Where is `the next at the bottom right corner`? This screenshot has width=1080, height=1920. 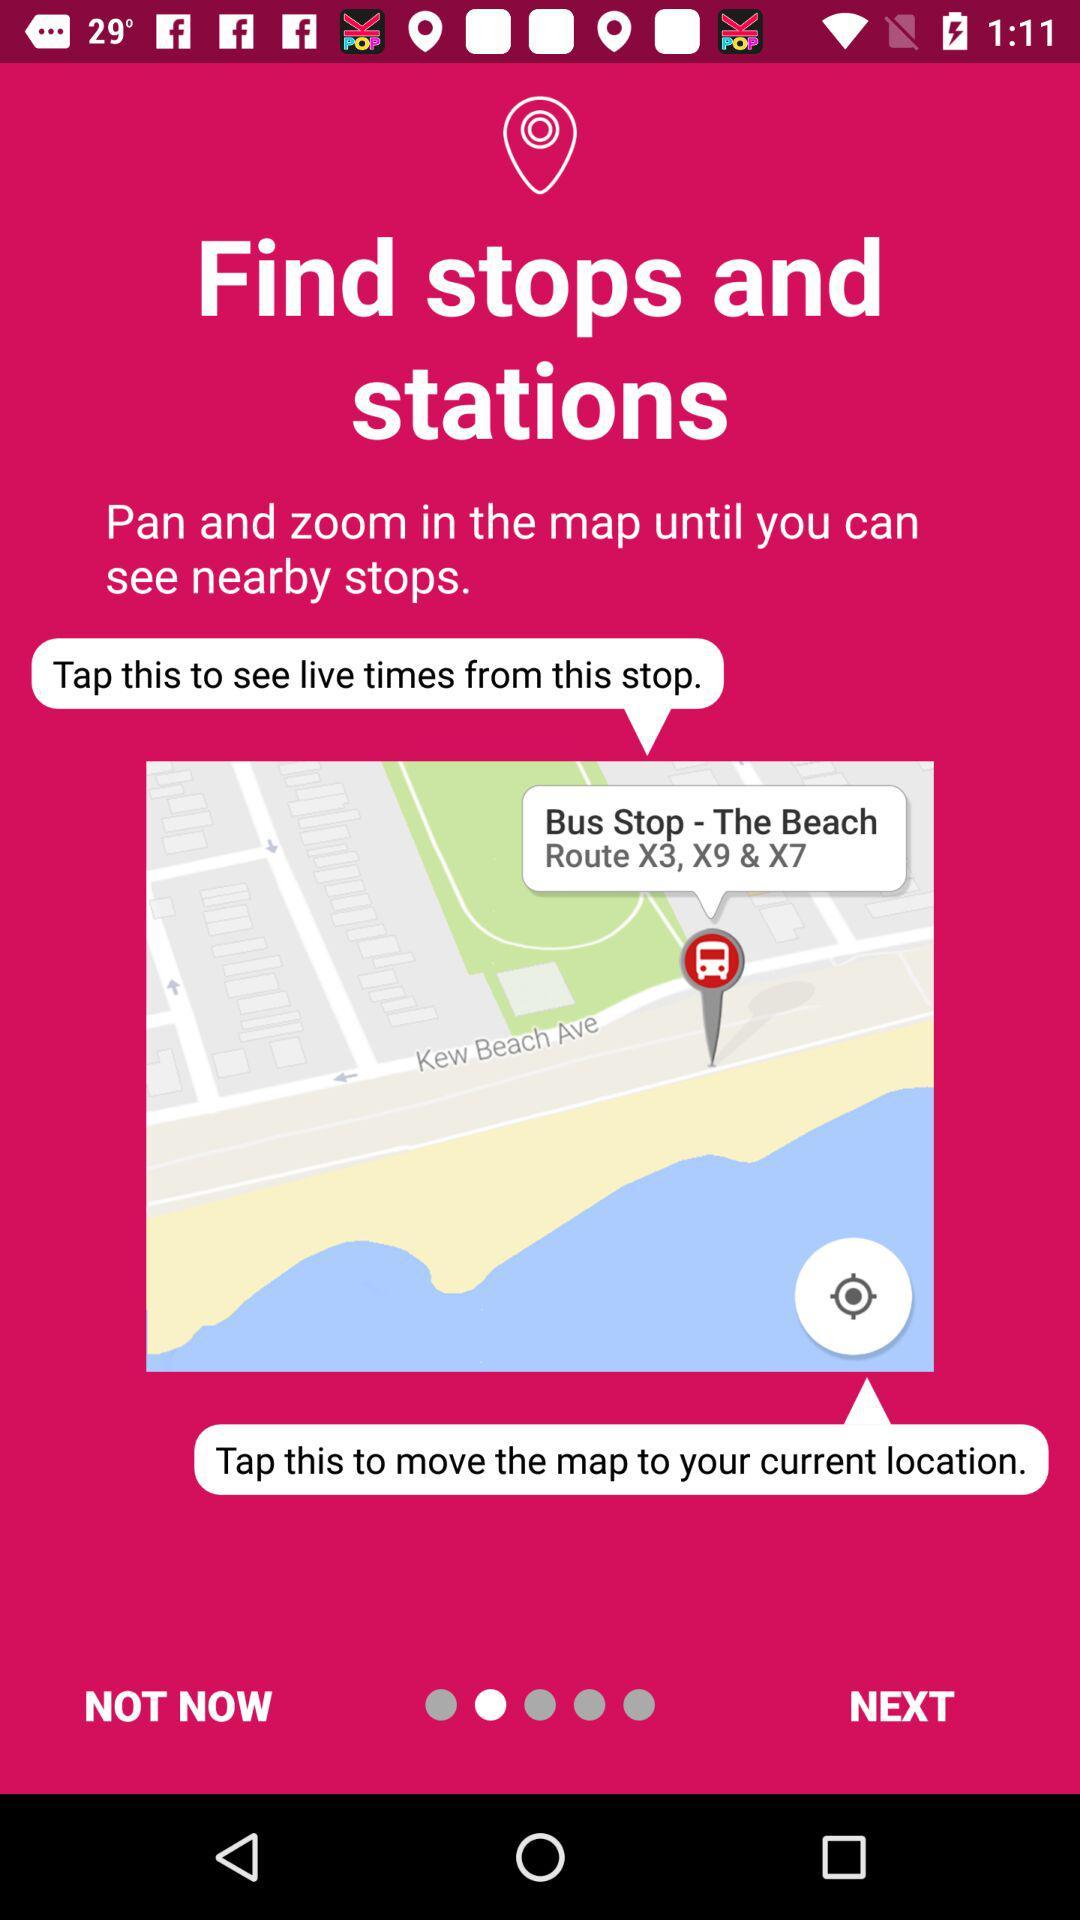
the next at the bottom right corner is located at coordinates (901, 1703).